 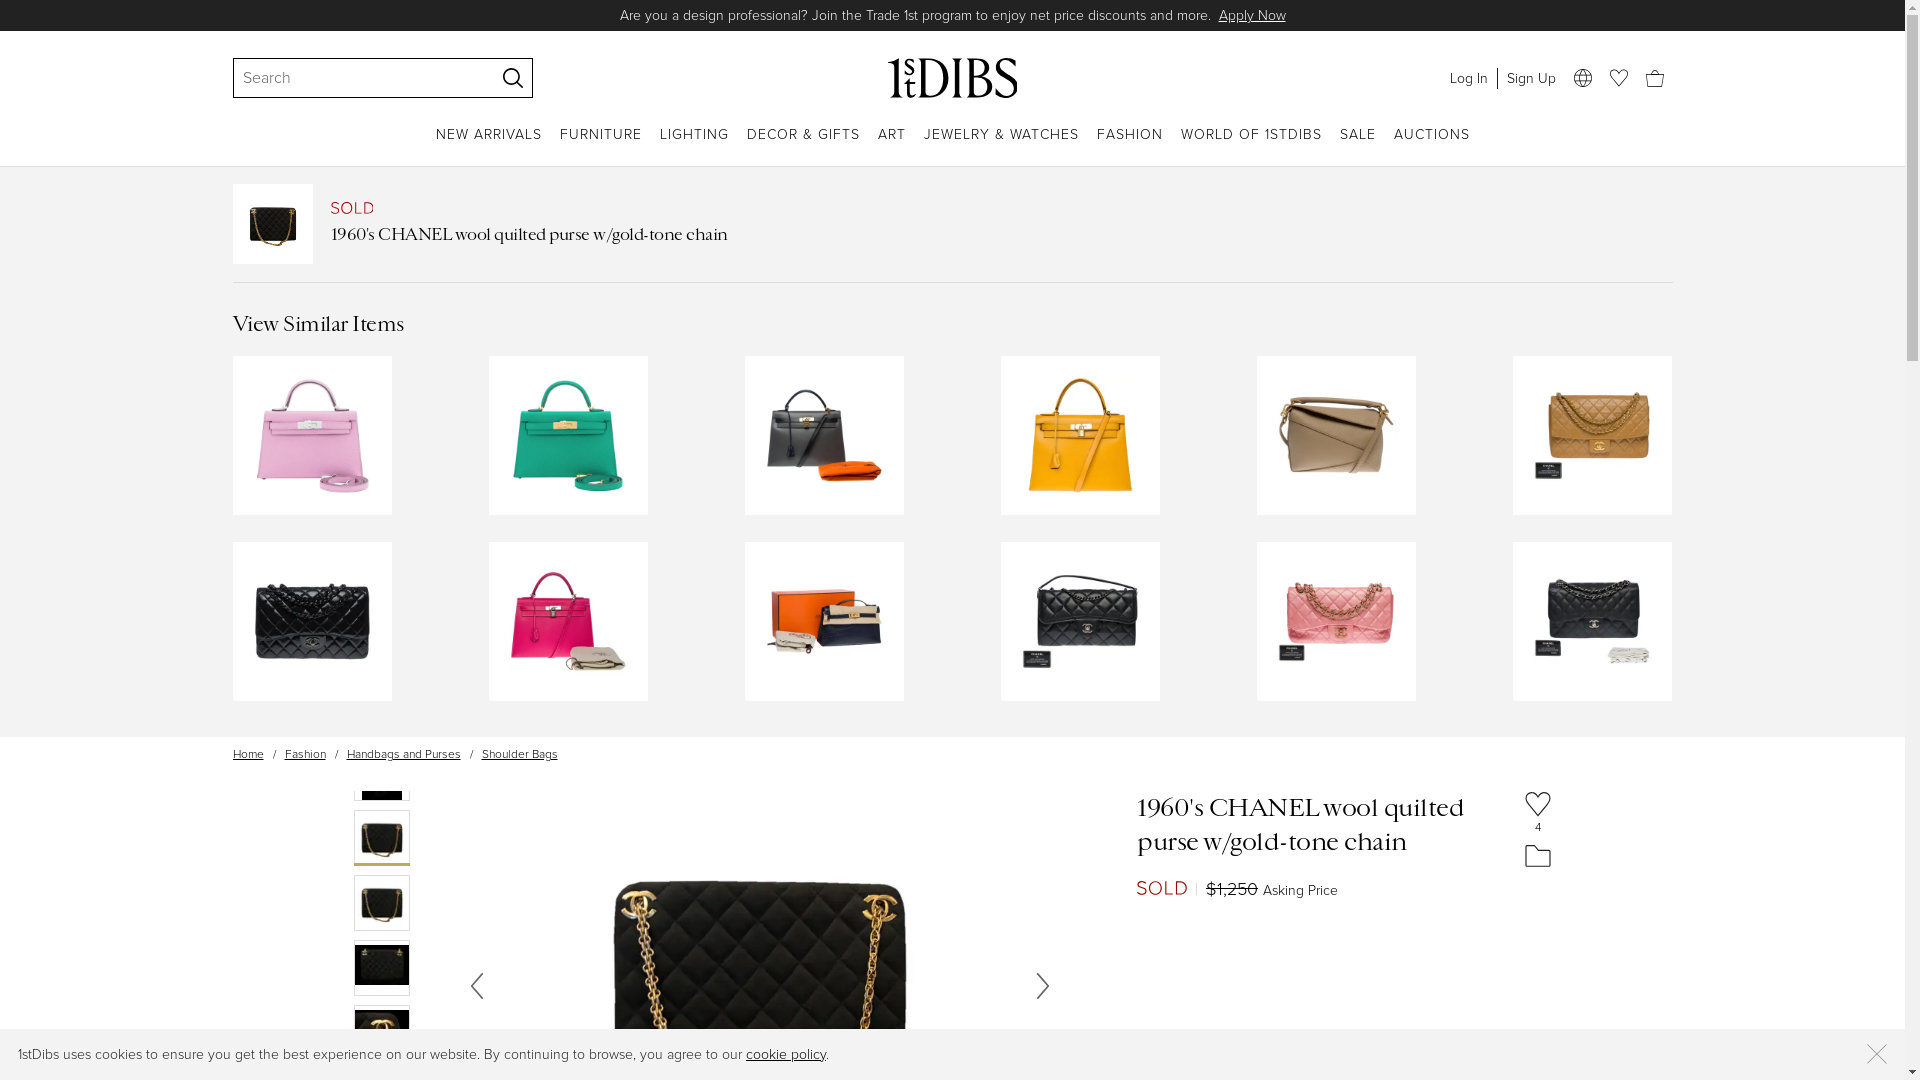 I want to click on 'AUCTIONS', so click(x=1430, y=144).